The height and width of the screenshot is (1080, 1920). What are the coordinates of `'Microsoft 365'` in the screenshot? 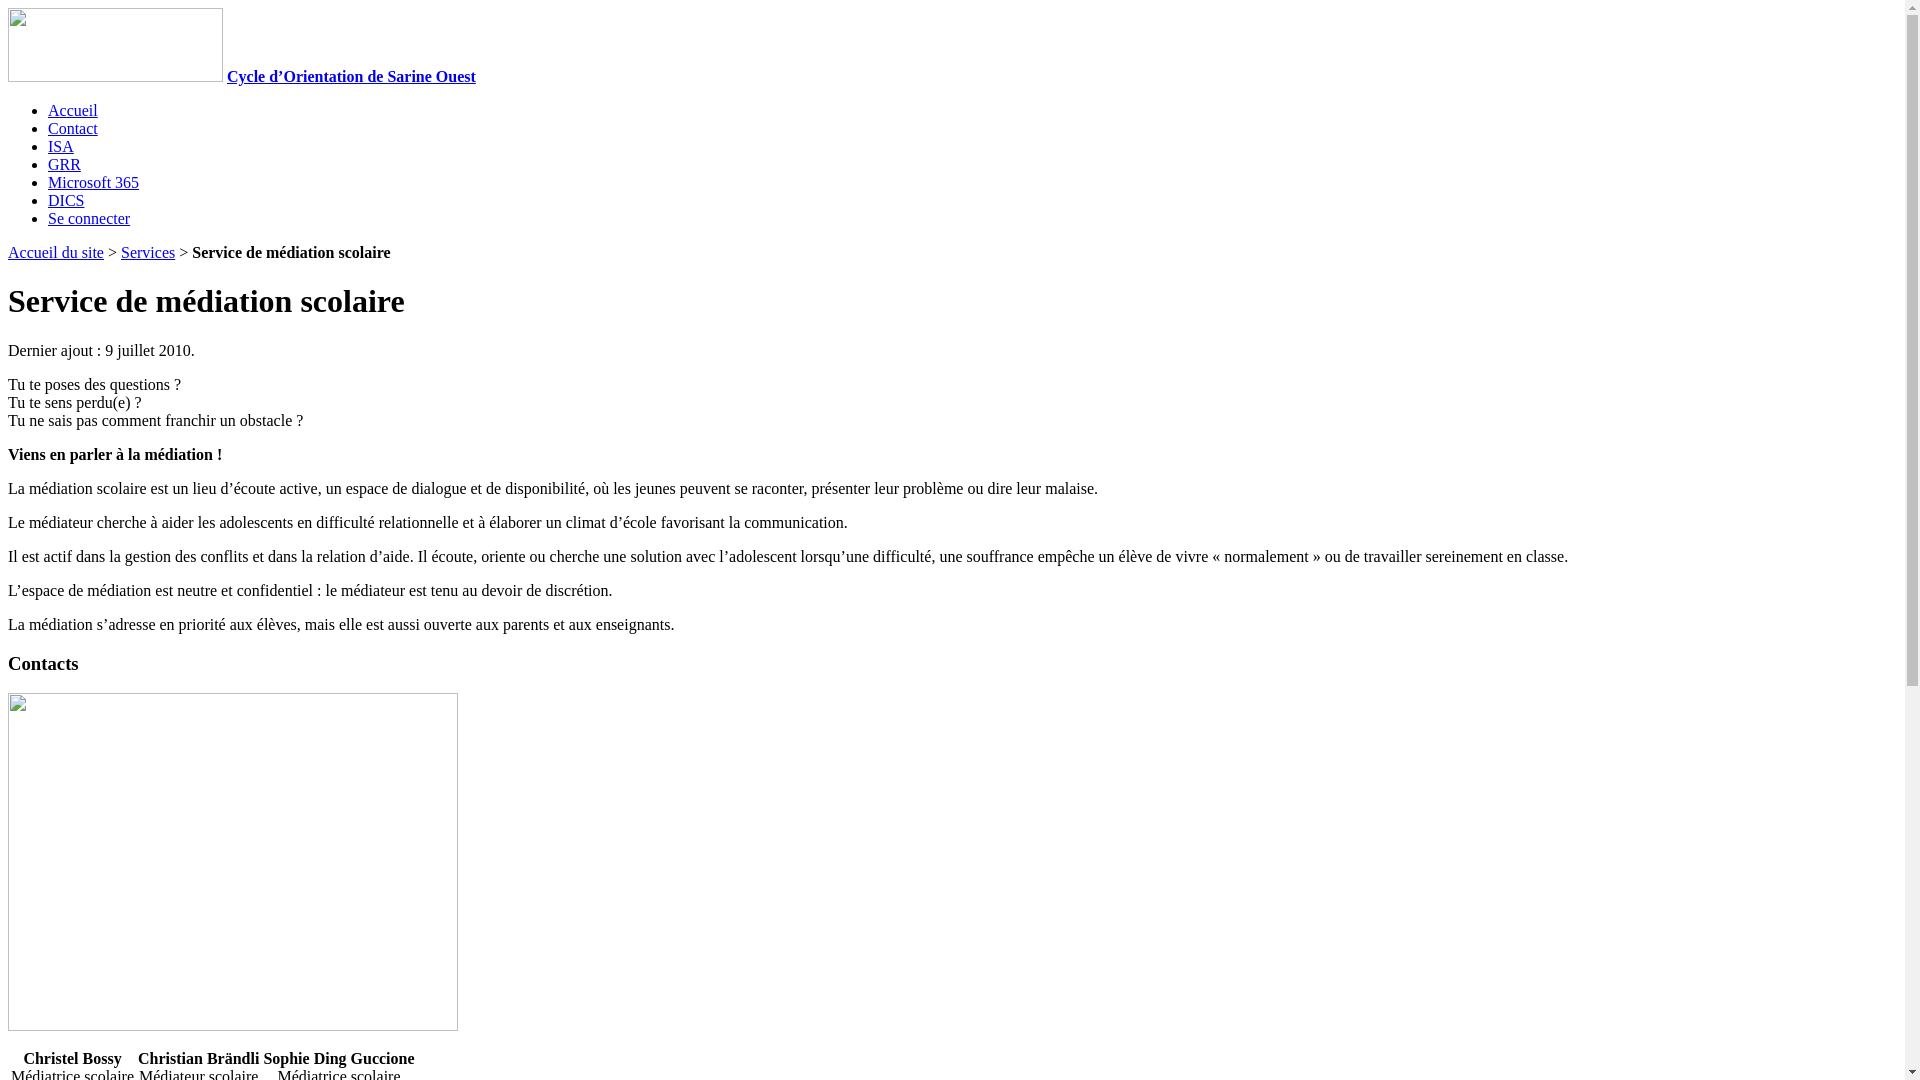 It's located at (92, 182).